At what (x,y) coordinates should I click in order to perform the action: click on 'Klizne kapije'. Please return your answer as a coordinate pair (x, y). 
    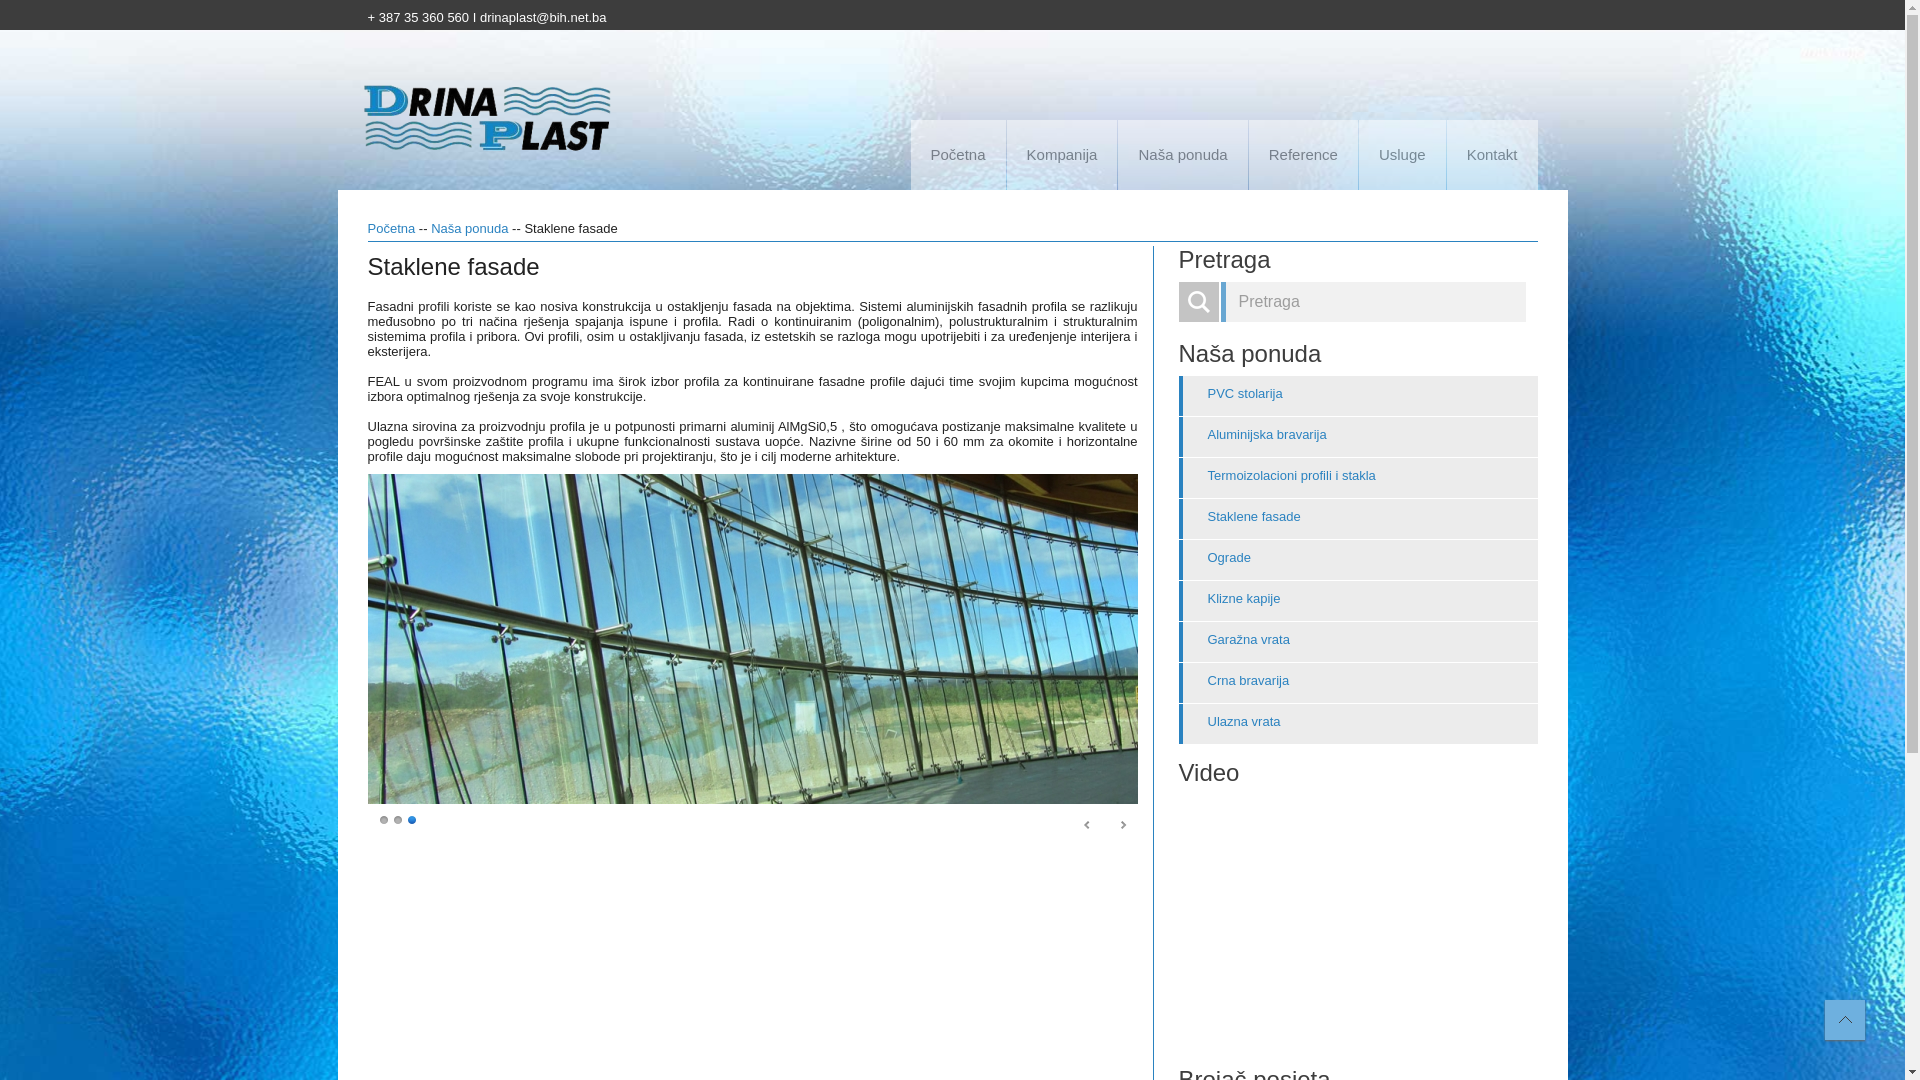
    Looking at the image, I should click on (1177, 600).